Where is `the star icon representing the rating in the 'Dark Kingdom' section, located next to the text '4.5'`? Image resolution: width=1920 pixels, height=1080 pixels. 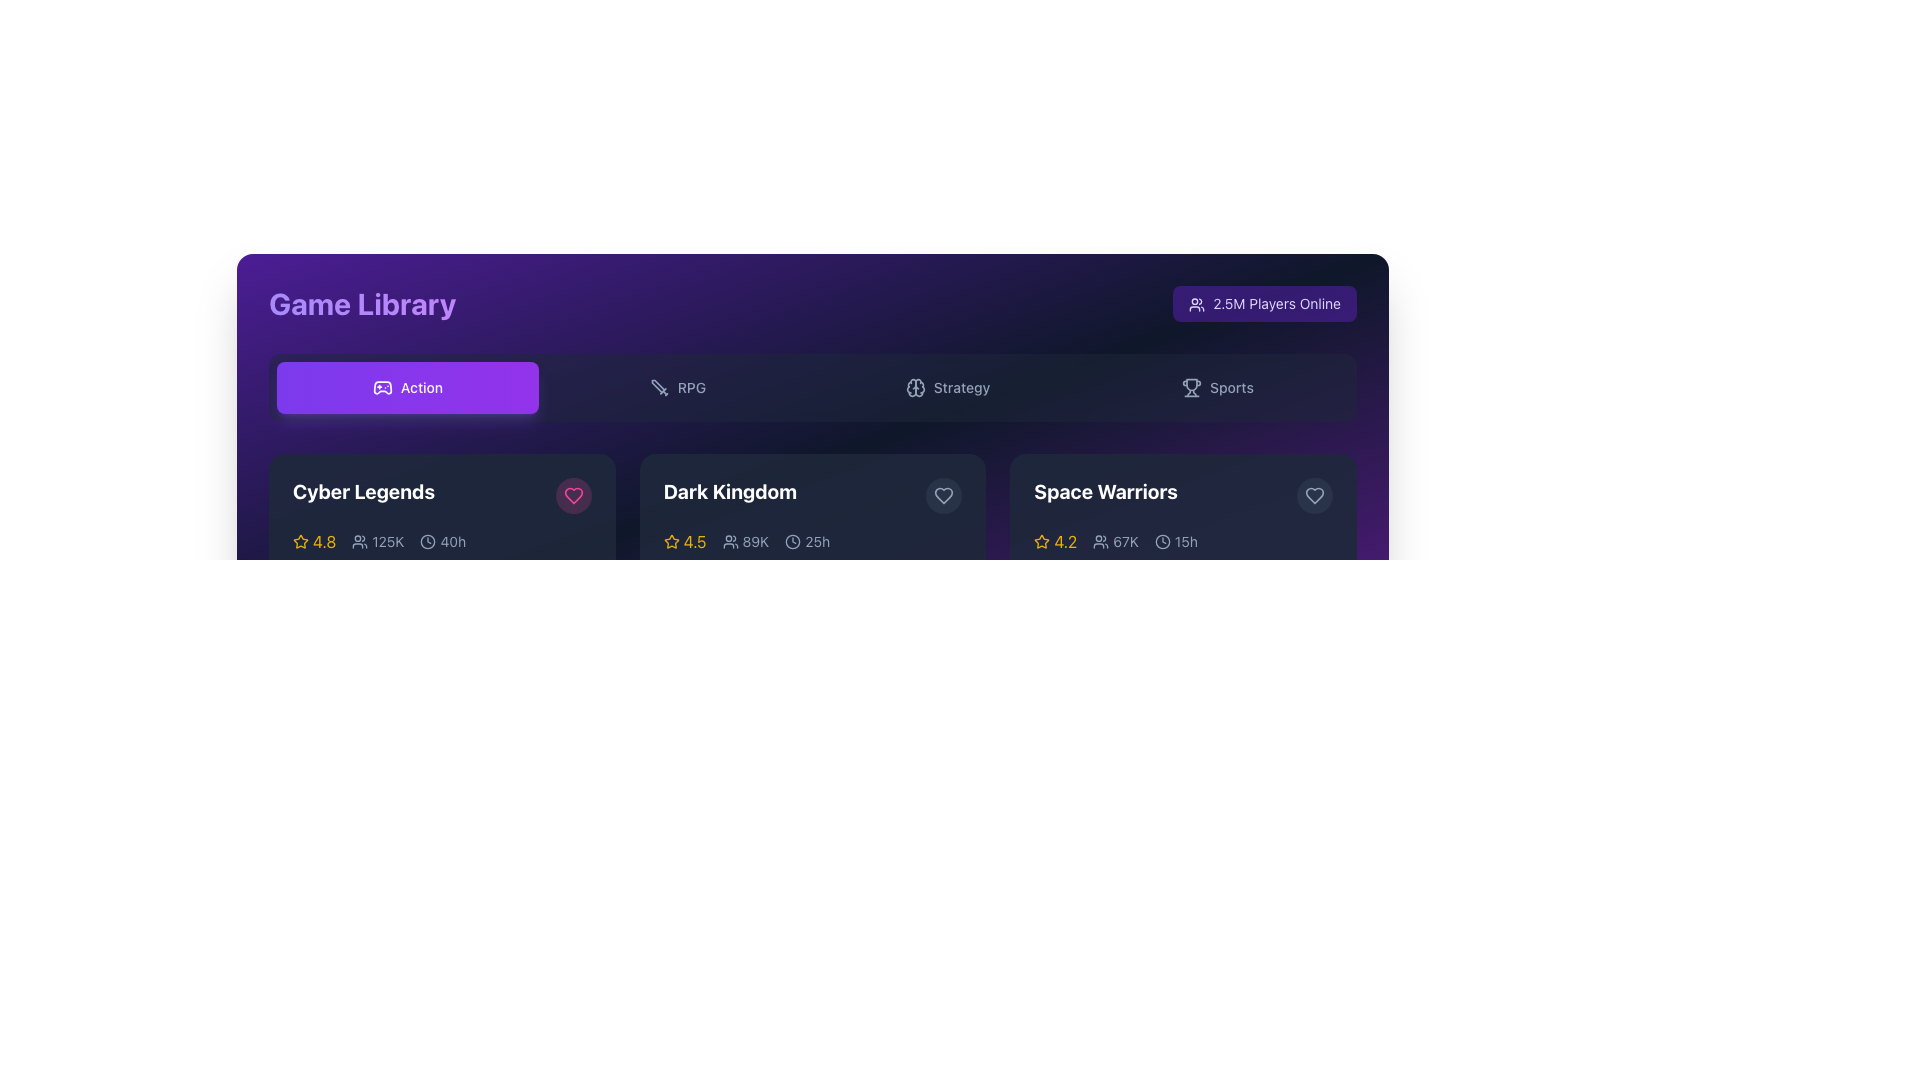 the star icon representing the rating in the 'Dark Kingdom' section, located next to the text '4.5' is located at coordinates (671, 542).